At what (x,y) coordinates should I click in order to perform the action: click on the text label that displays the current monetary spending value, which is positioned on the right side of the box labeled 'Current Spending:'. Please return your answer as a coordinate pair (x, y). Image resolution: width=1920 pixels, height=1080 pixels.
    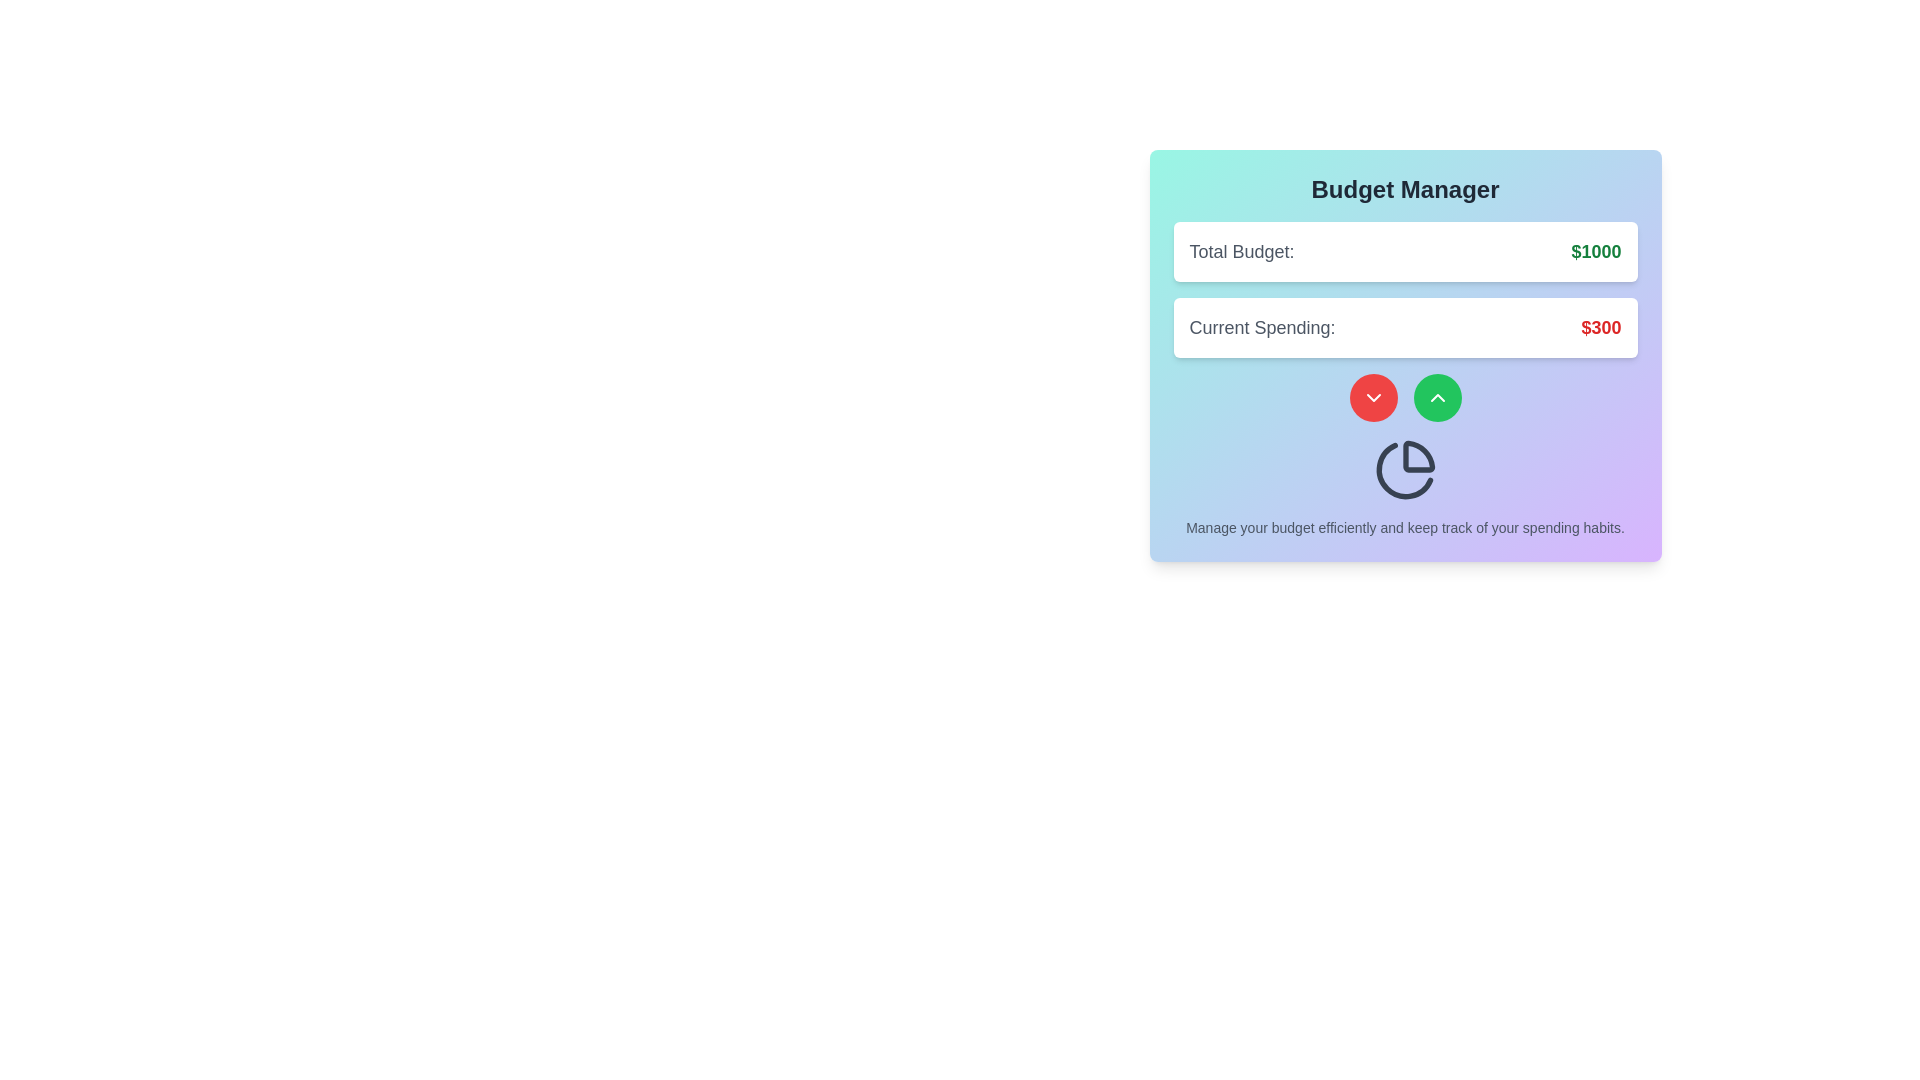
    Looking at the image, I should click on (1601, 326).